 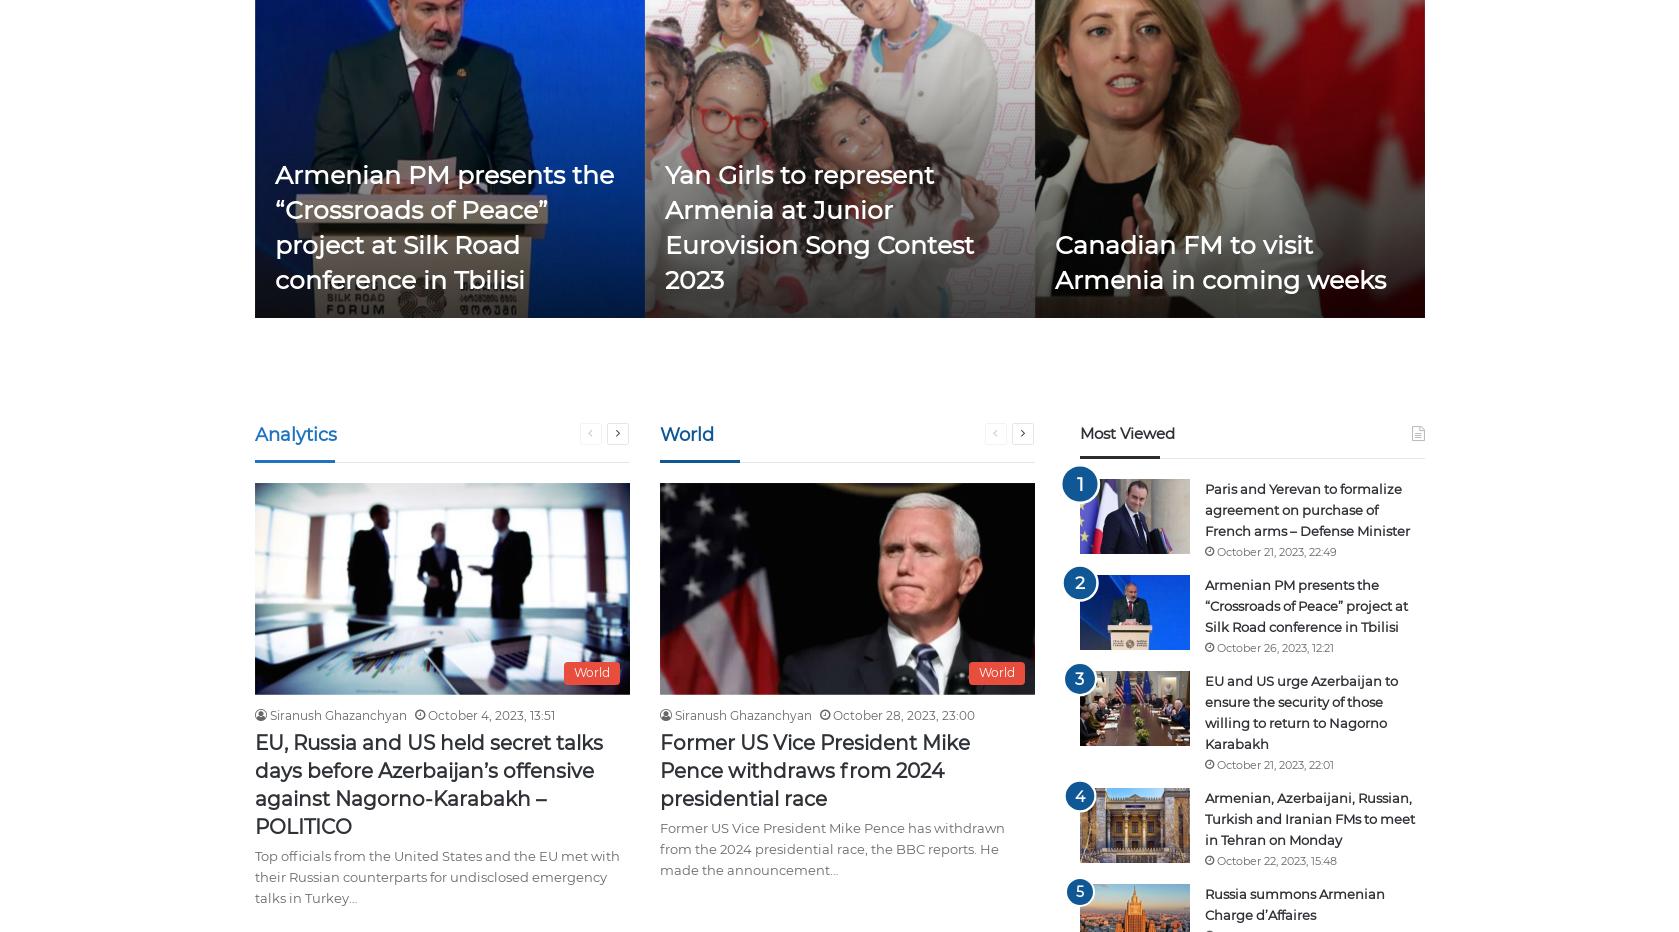 I want to click on 'October 26, 2023, 12:21', so click(x=1214, y=646).